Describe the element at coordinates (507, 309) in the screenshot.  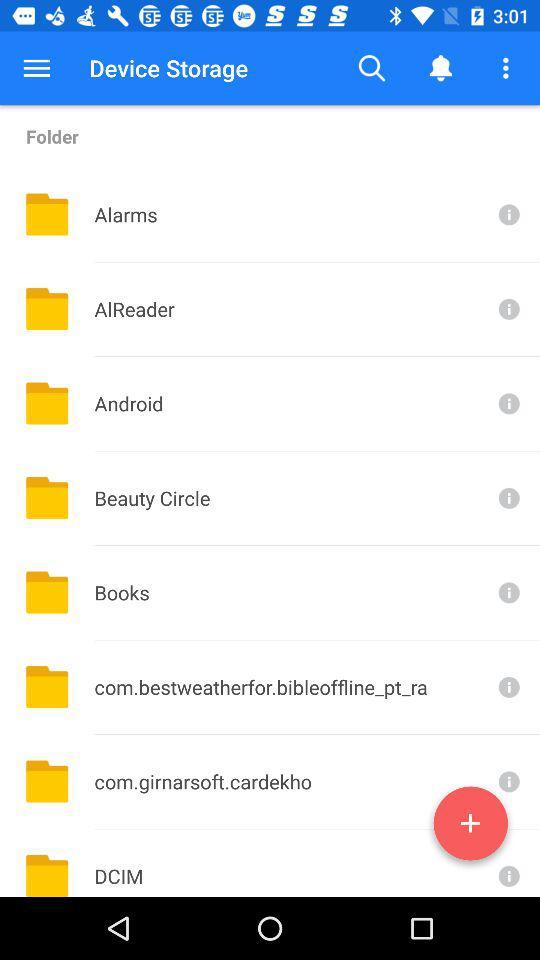
I see `more information on alreader folder` at that location.